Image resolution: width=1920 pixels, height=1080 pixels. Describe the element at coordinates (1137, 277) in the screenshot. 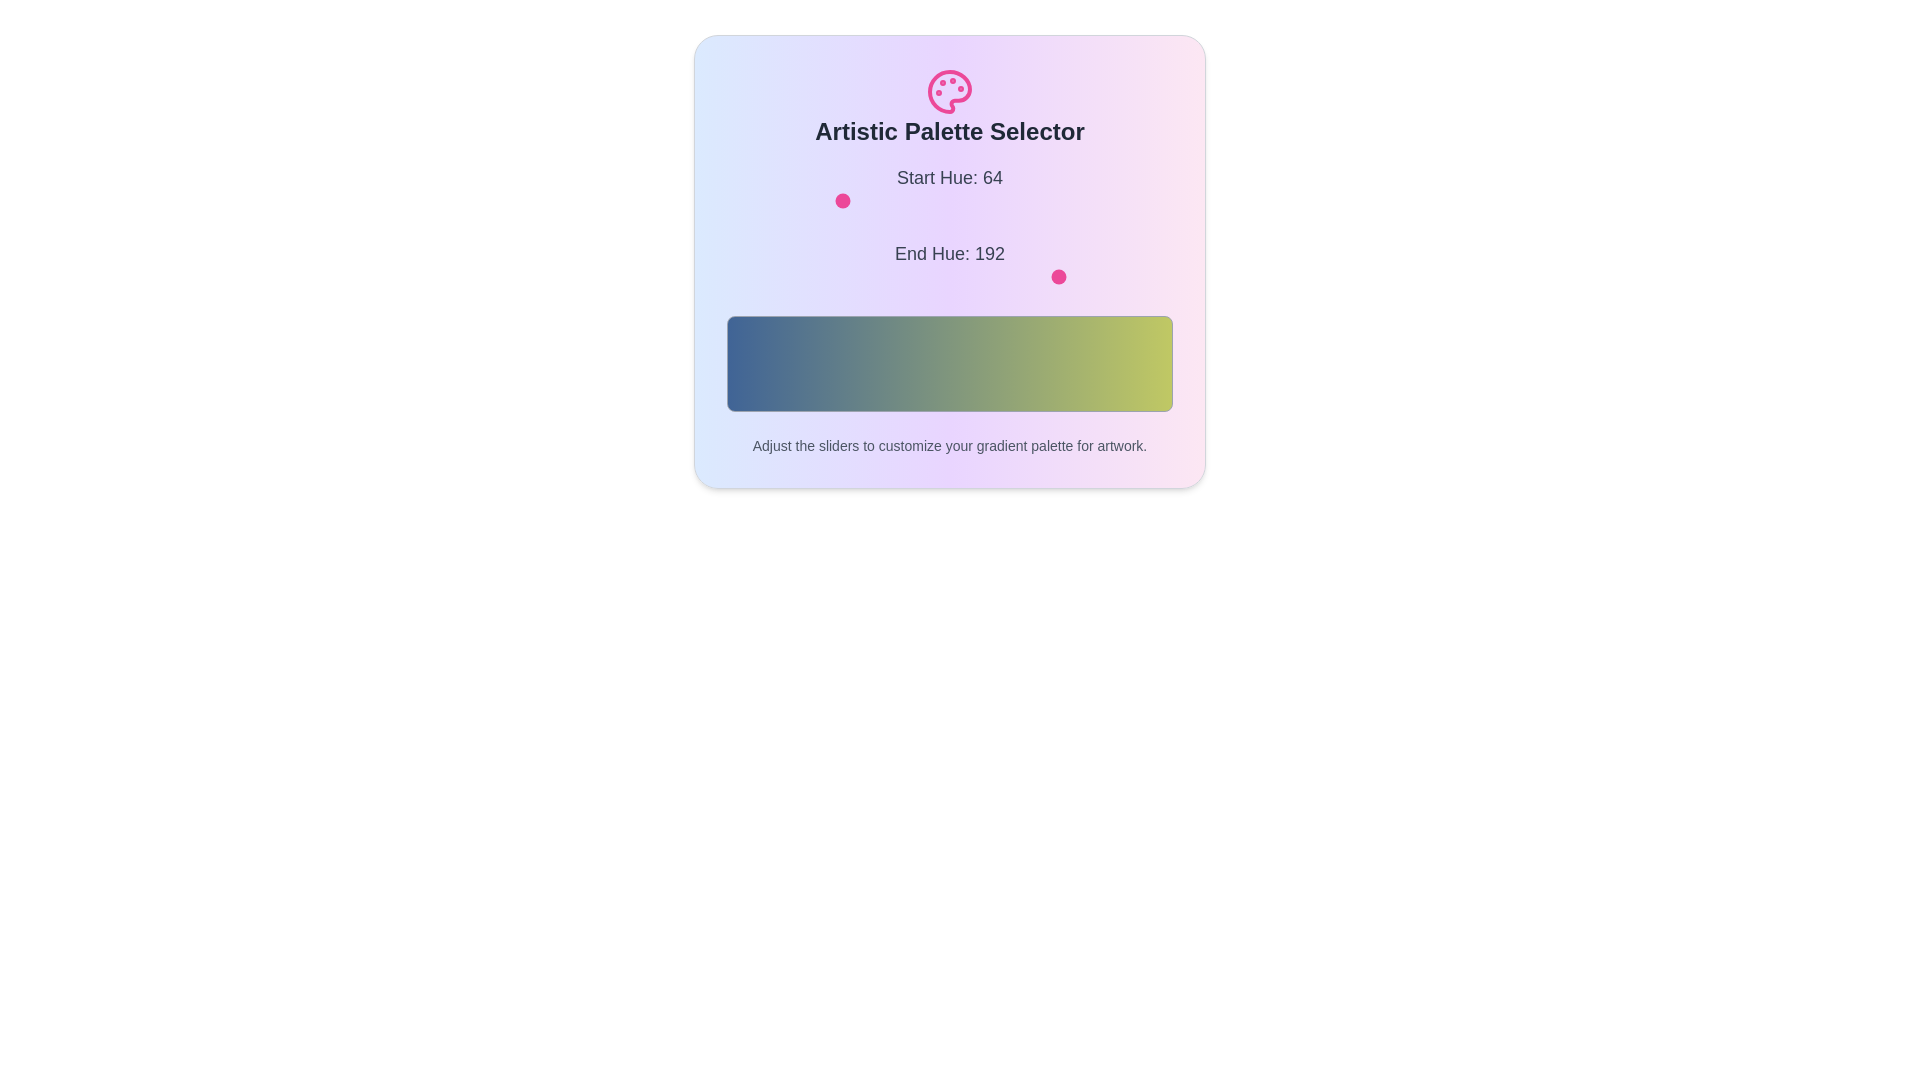

I see `the 'End Hue' slider to 235` at that location.